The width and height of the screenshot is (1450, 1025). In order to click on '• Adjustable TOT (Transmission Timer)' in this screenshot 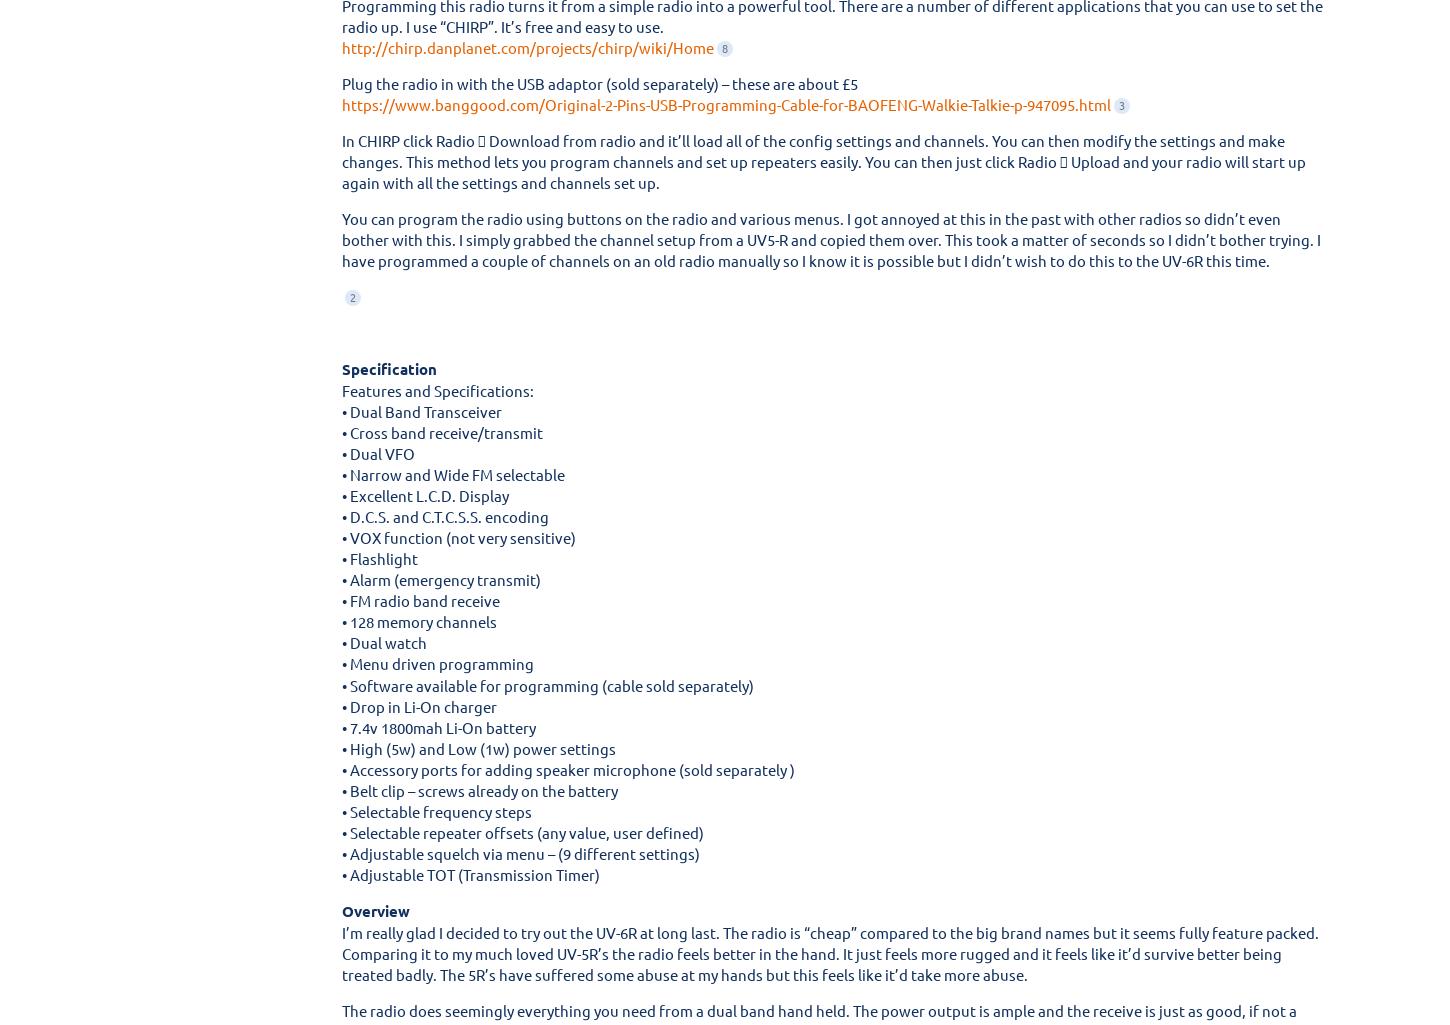, I will do `click(342, 873)`.